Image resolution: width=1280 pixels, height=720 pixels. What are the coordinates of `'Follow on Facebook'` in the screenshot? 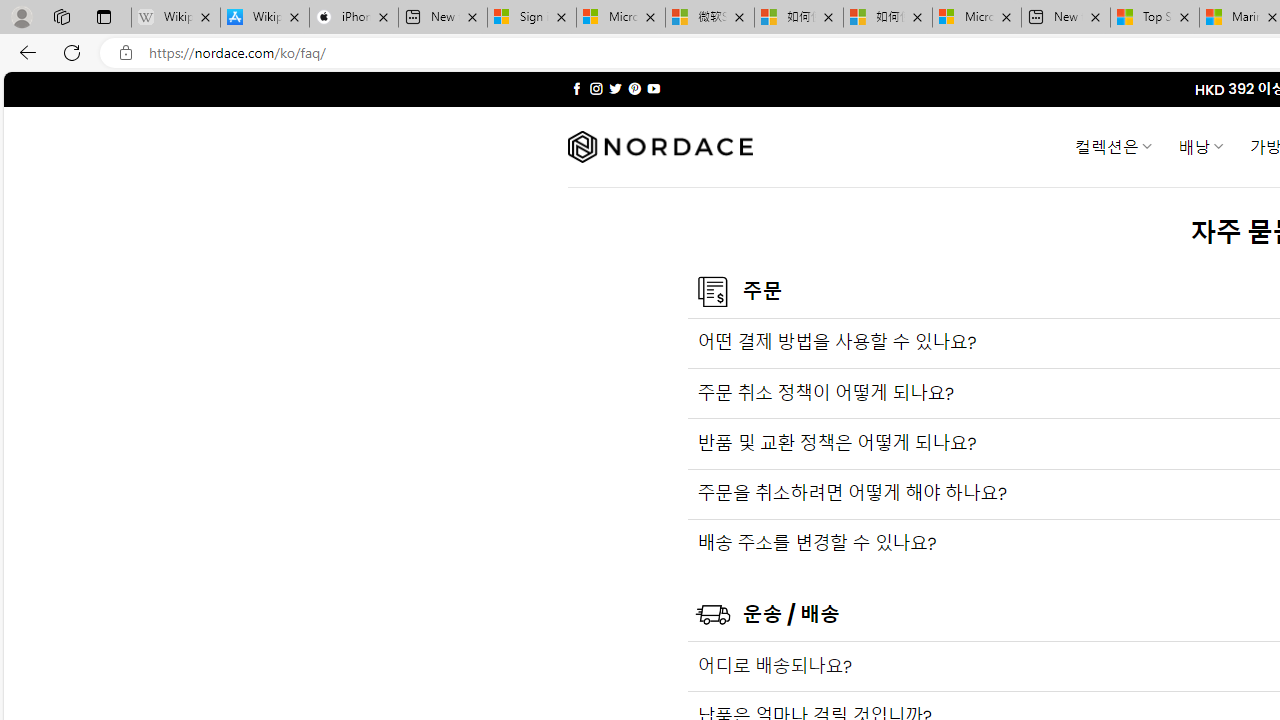 It's located at (576, 88).